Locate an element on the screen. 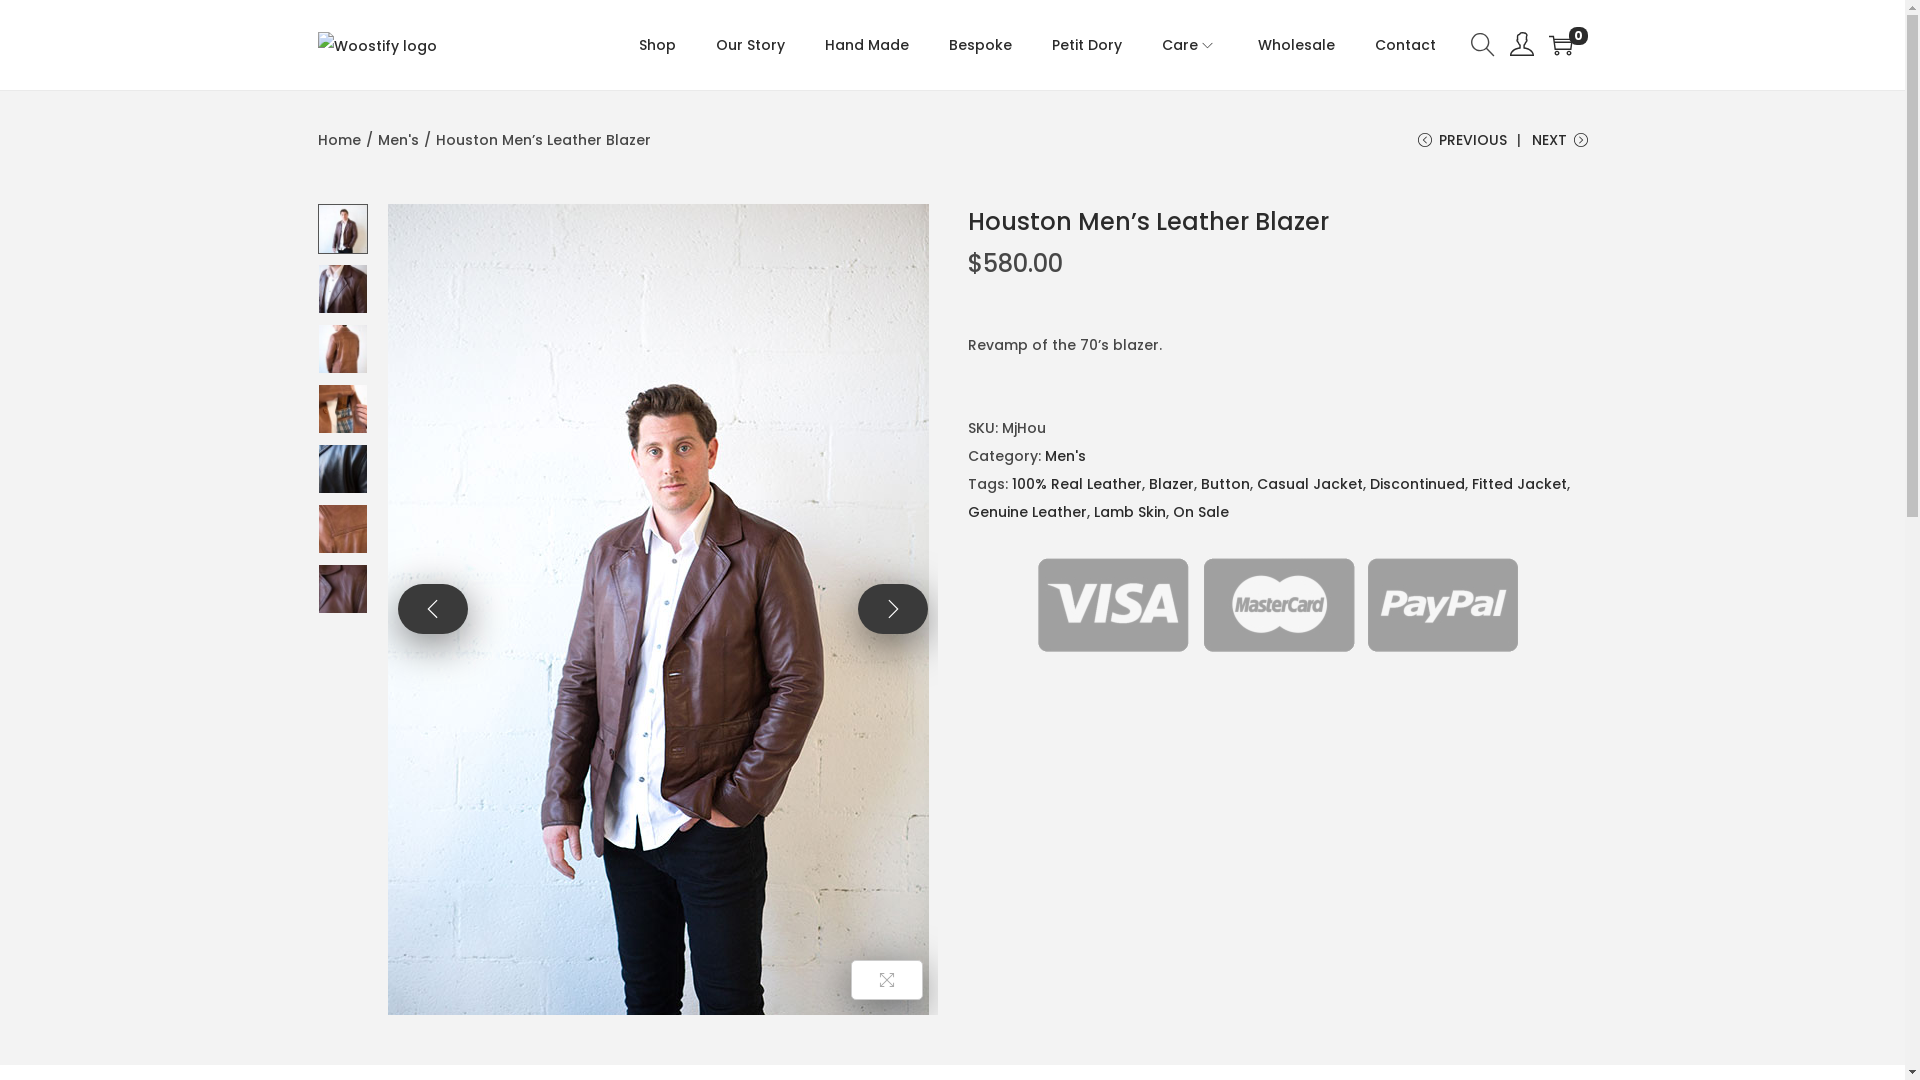  'Fitted Jacket' is located at coordinates (1519, 483).